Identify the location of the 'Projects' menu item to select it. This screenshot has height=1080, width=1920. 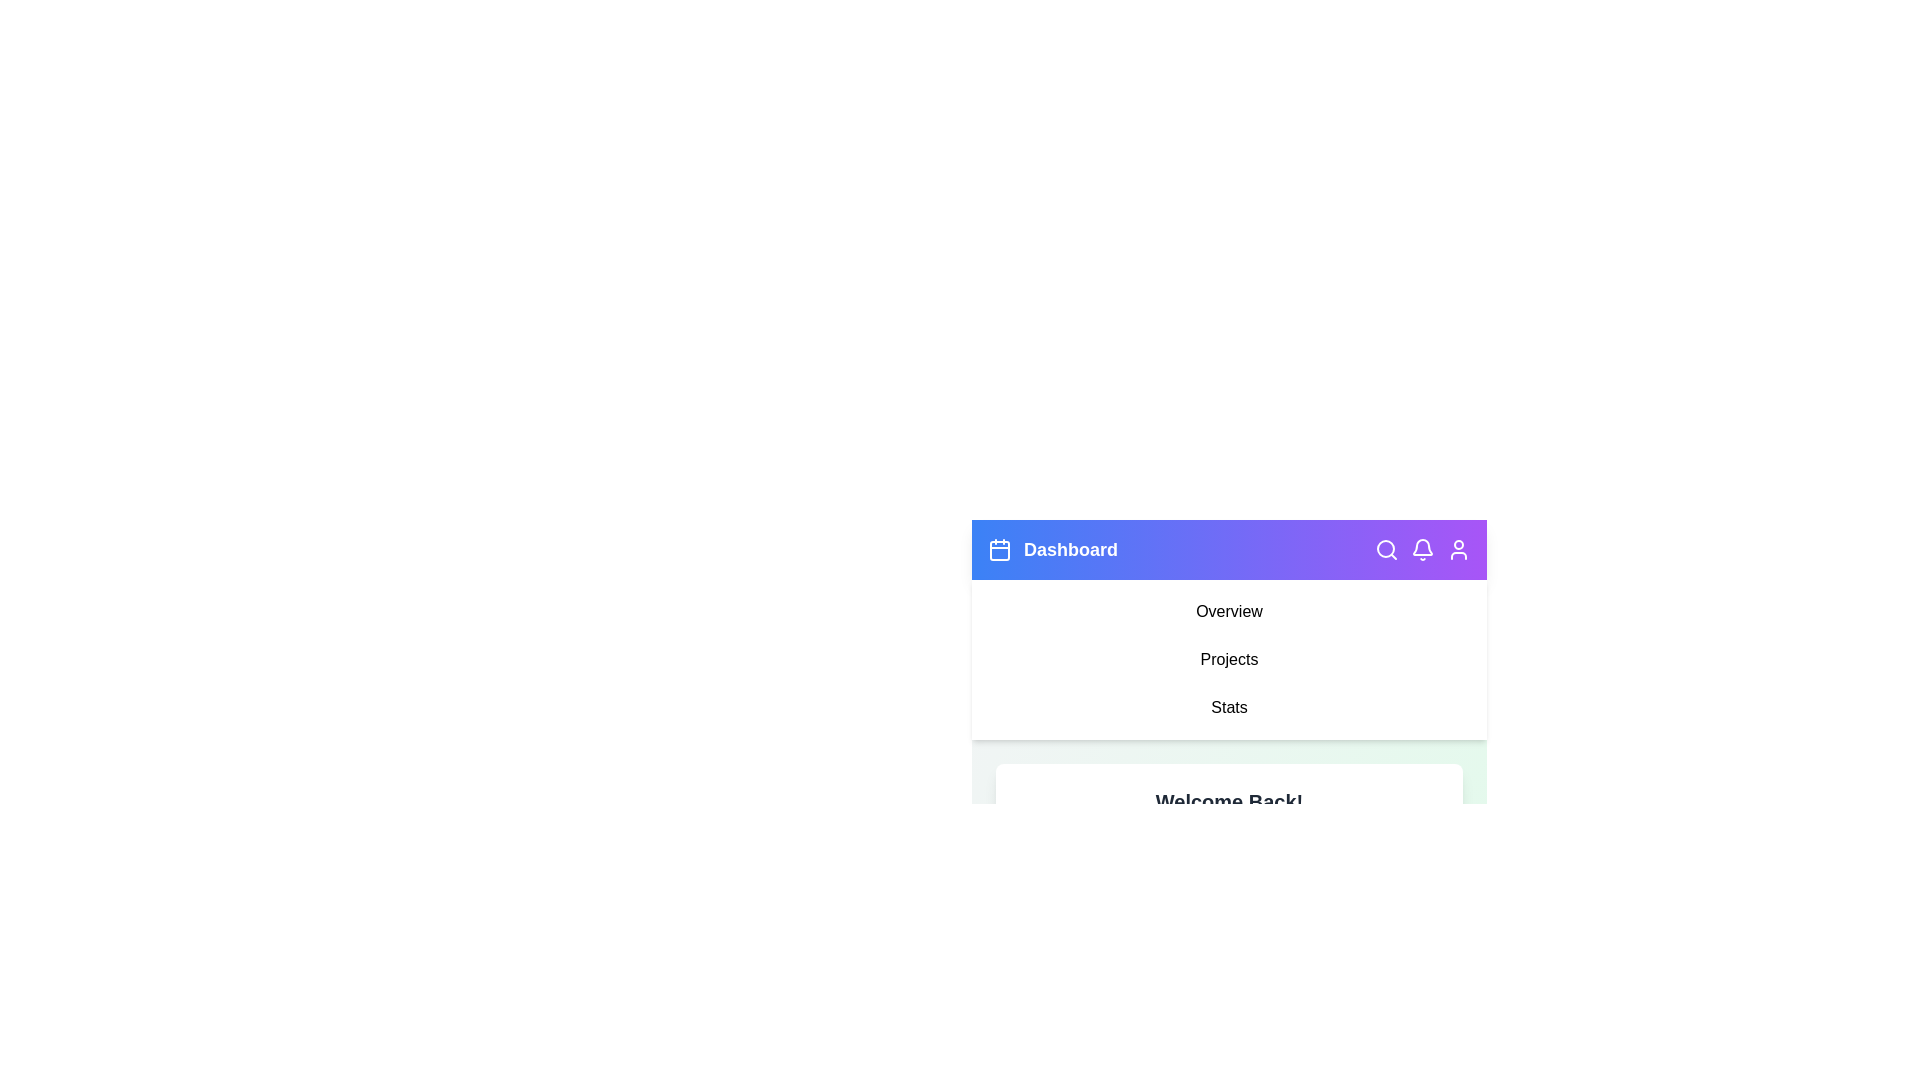
(1228, 659).